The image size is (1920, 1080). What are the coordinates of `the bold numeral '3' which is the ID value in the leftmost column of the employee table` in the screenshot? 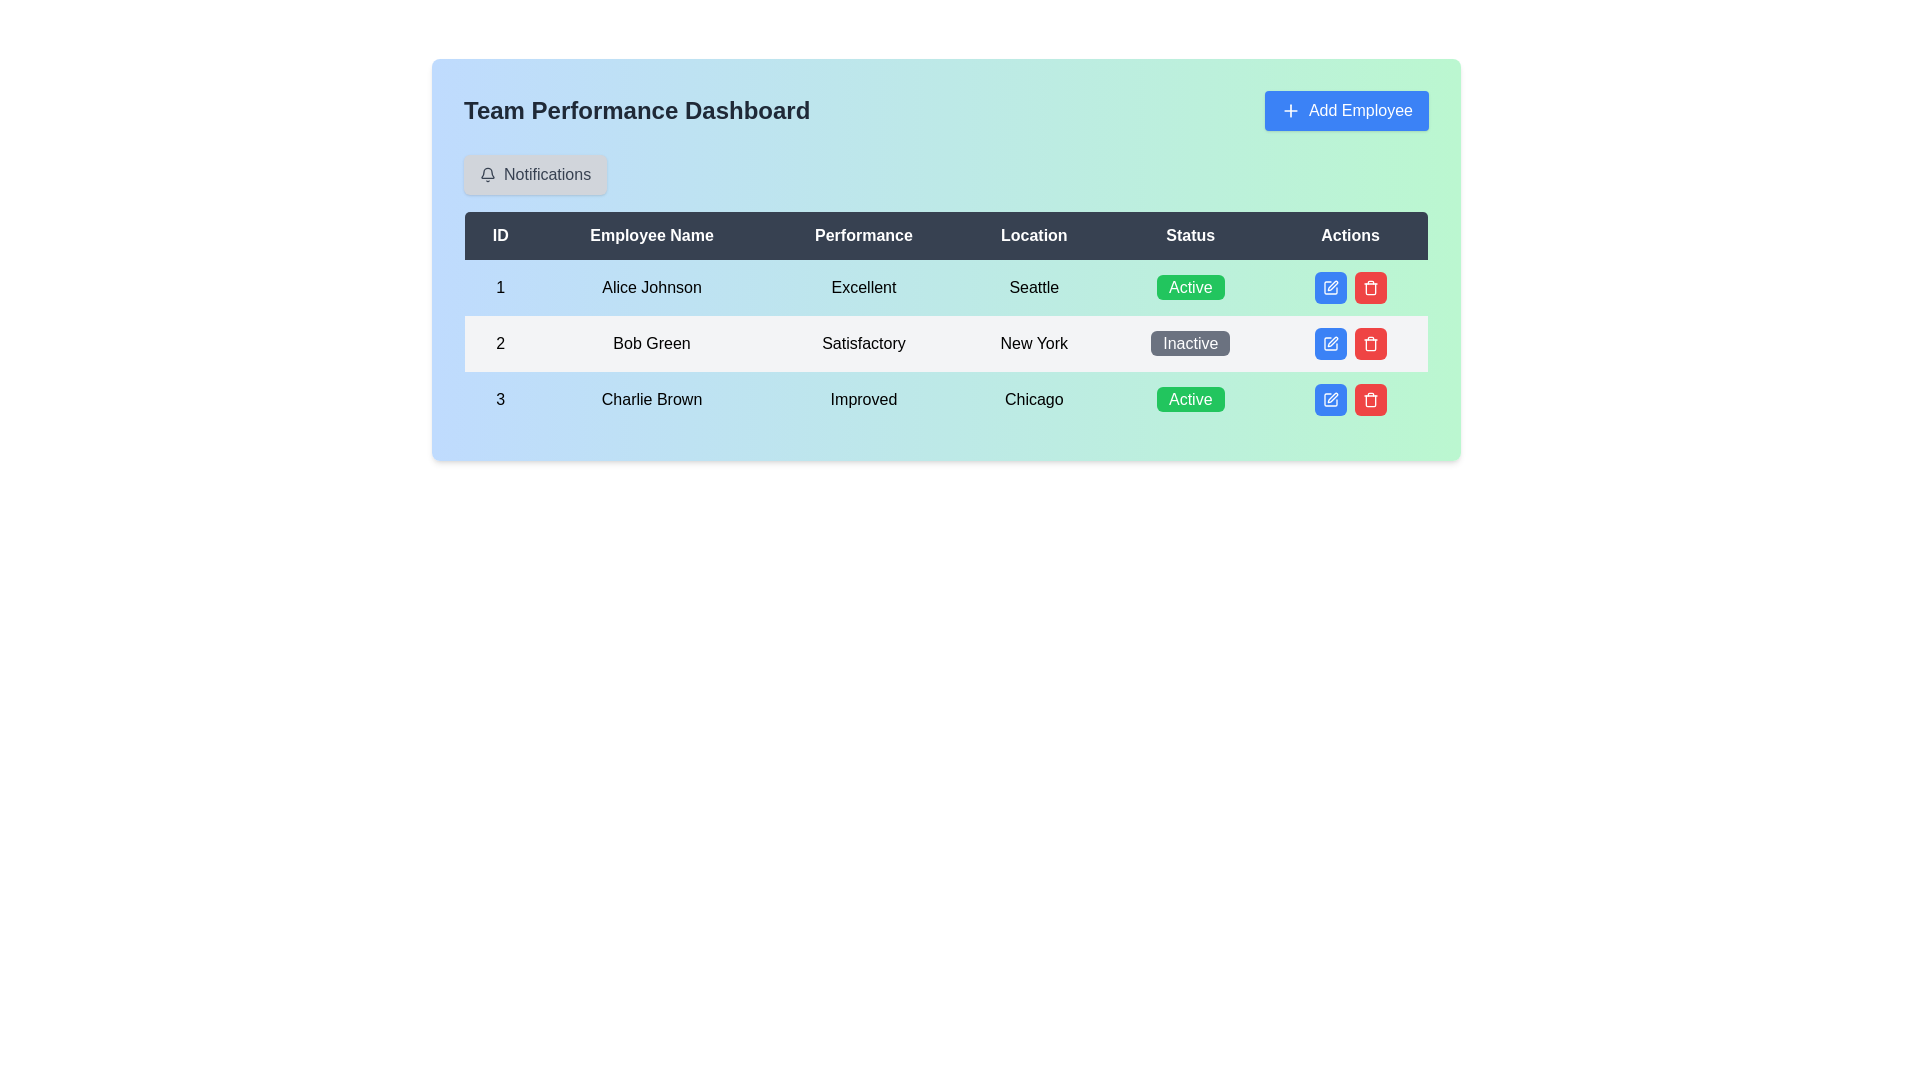 It's located at (500, 400).